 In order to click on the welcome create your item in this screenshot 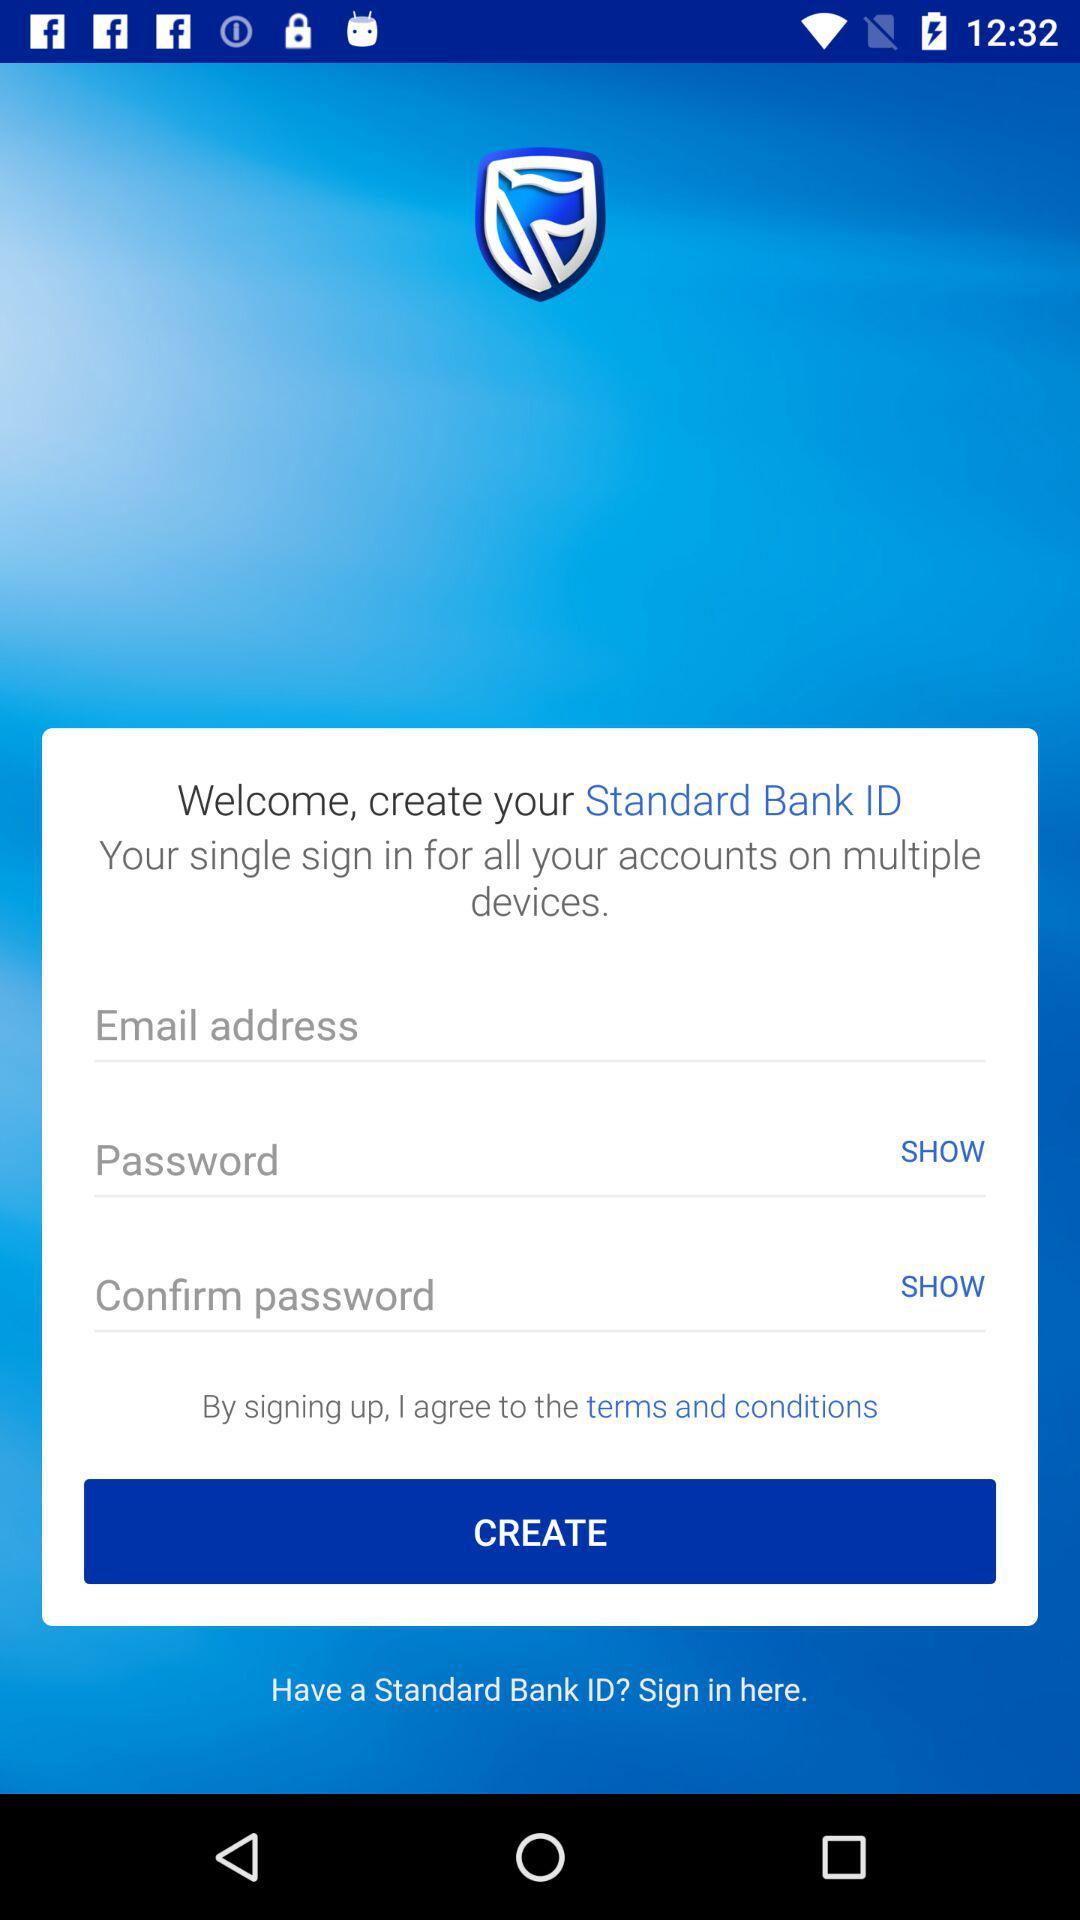, I will do `click(540, 797)`.